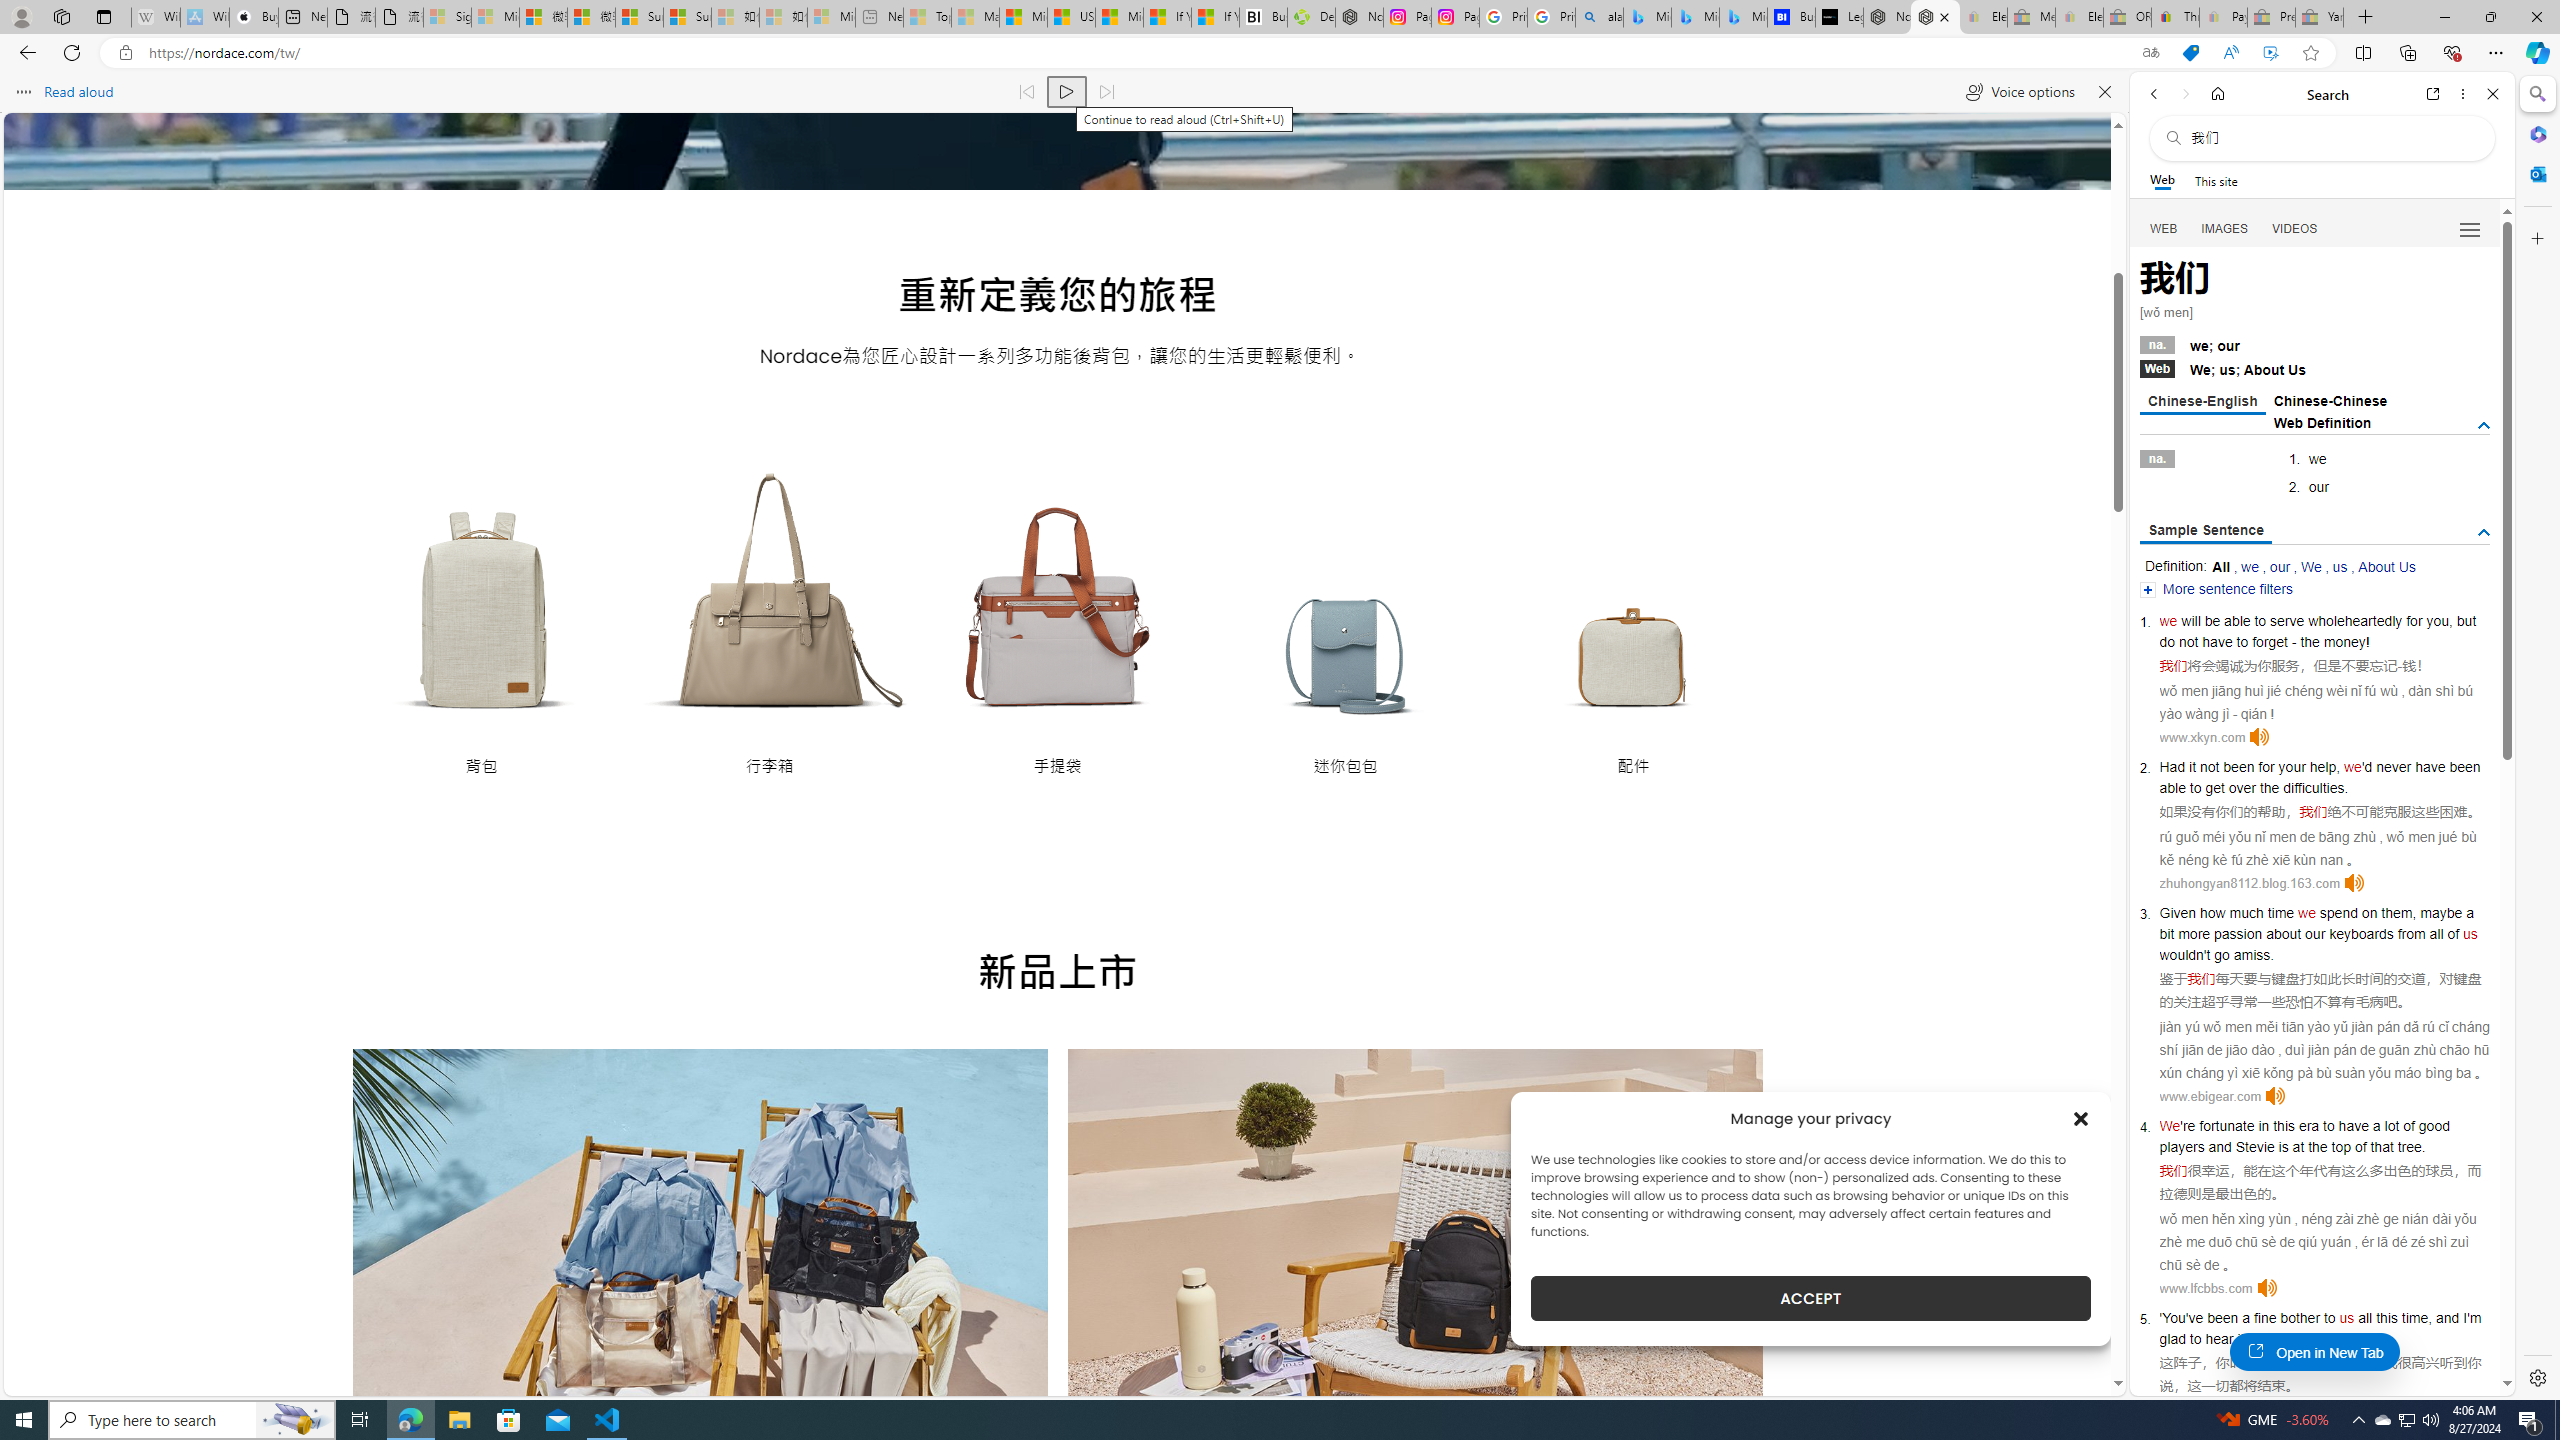 Image resolution: width=2560 pixels, height=1440 pixels. Describe the element at coordinates (2308, 1125) in the screenshot. I see `'era'` at that location.